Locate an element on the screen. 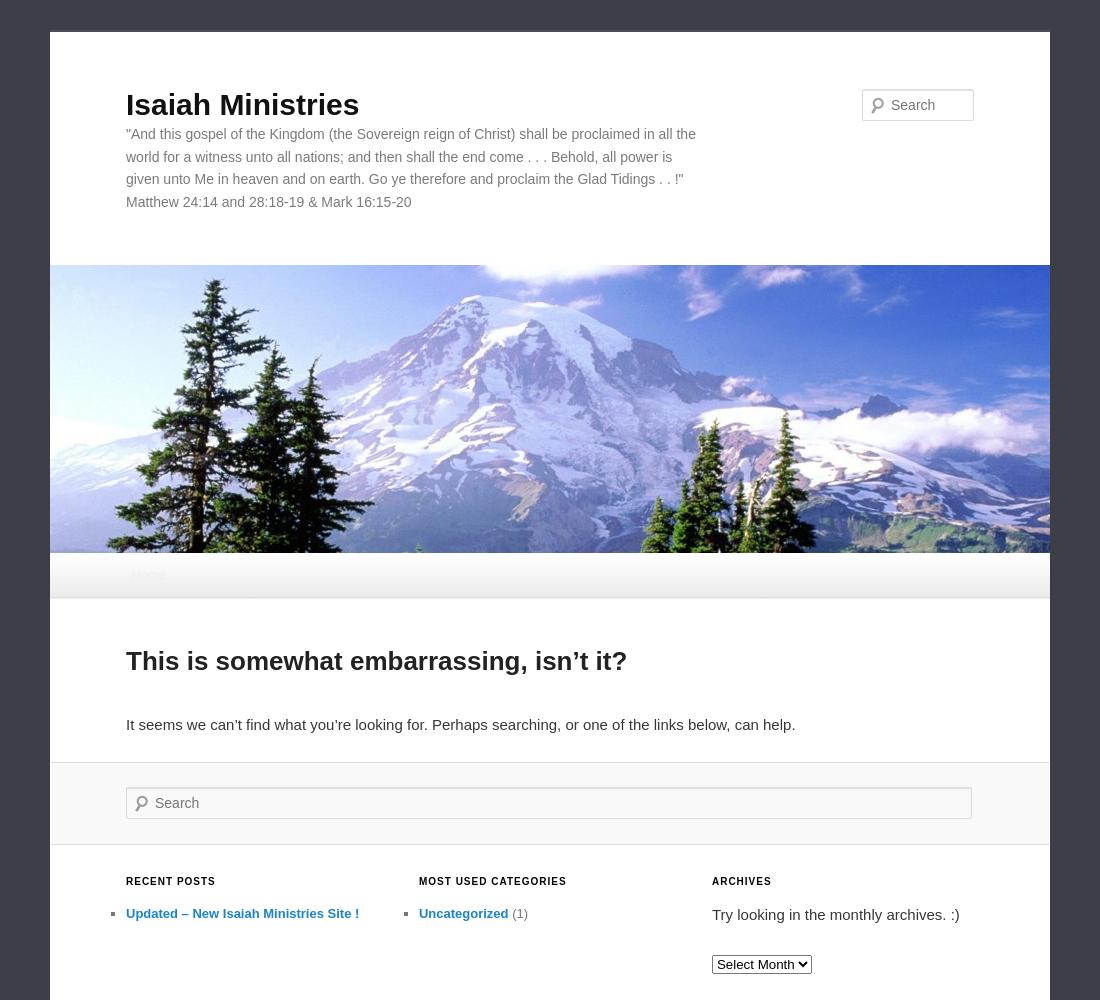 This screenshot has height=1000, width=1100. 'It seems we can’t find what you’re looking for. Perhaps searching, or one of the links below, can help.' is located at coordinates (125, 723).